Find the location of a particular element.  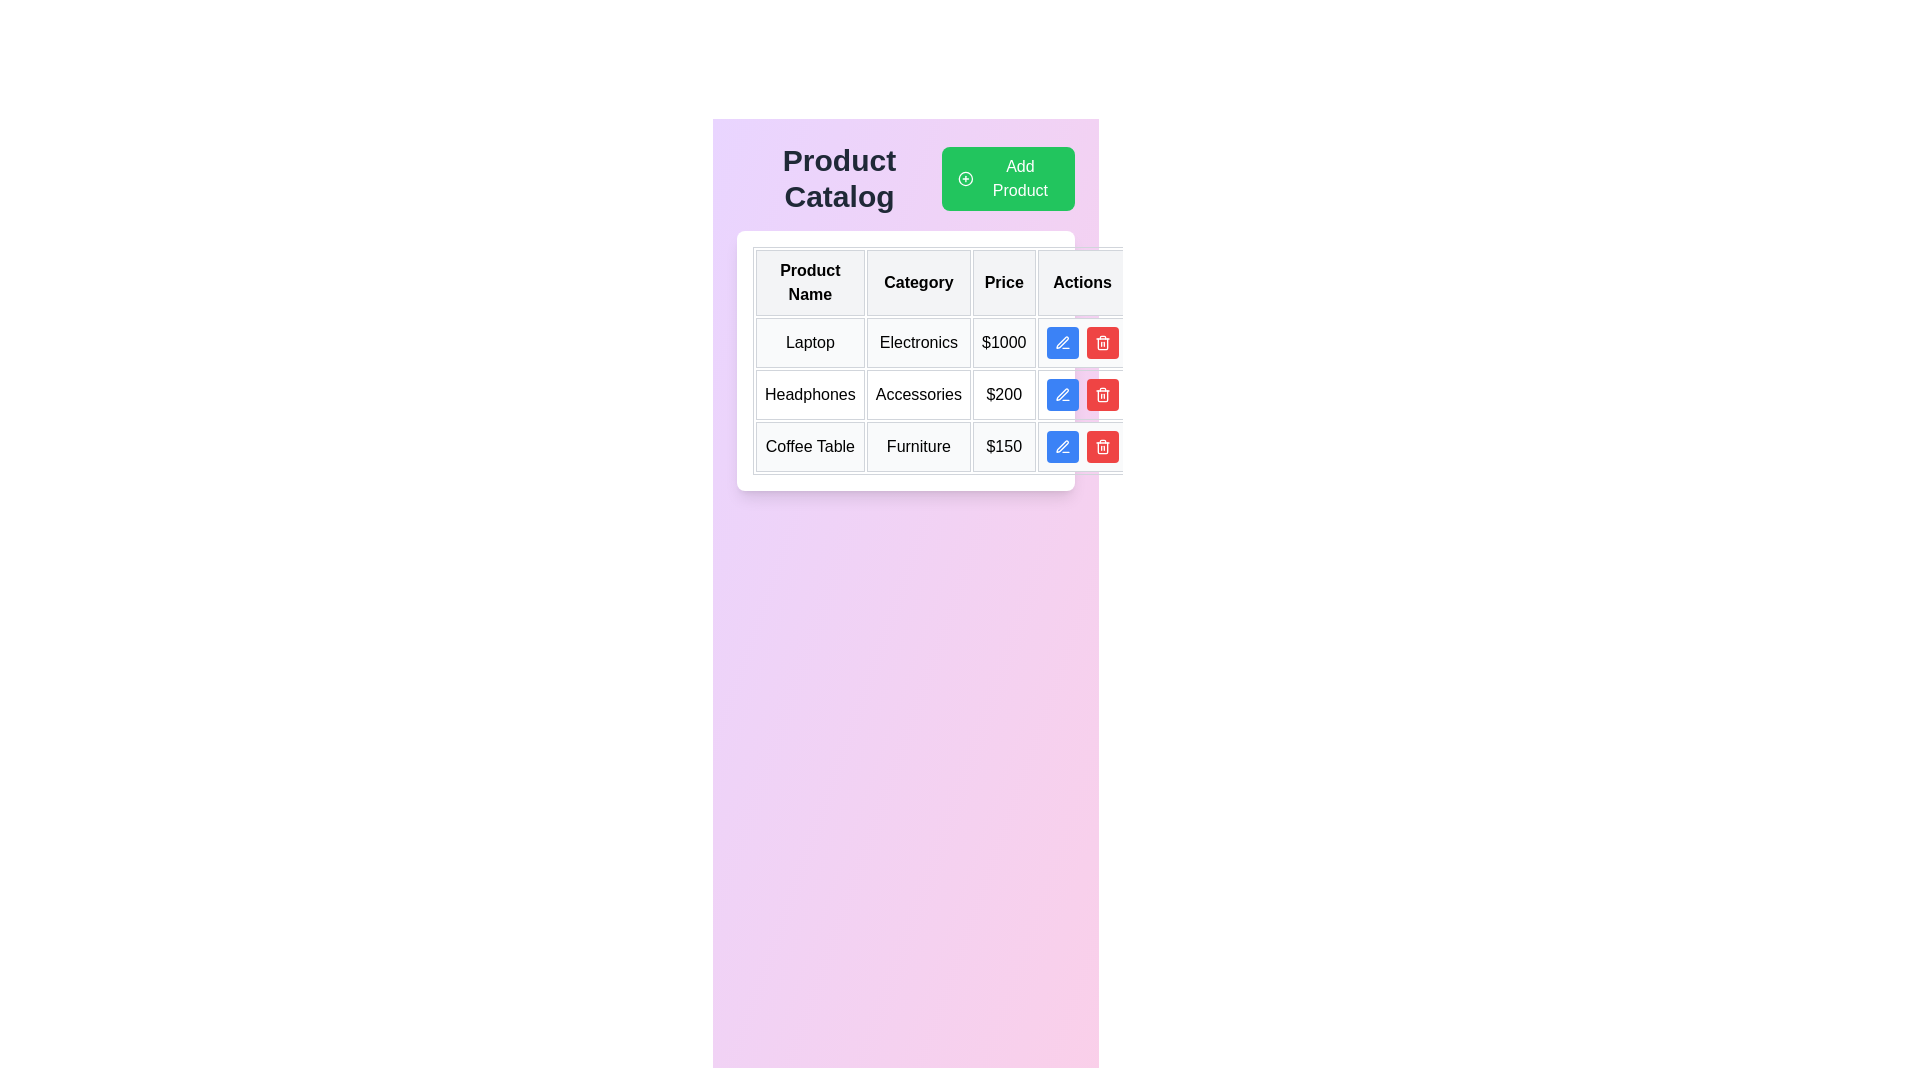

the red rectangular button with rounded corners and a white trash bin icon is located at coordinates (1101, 394).